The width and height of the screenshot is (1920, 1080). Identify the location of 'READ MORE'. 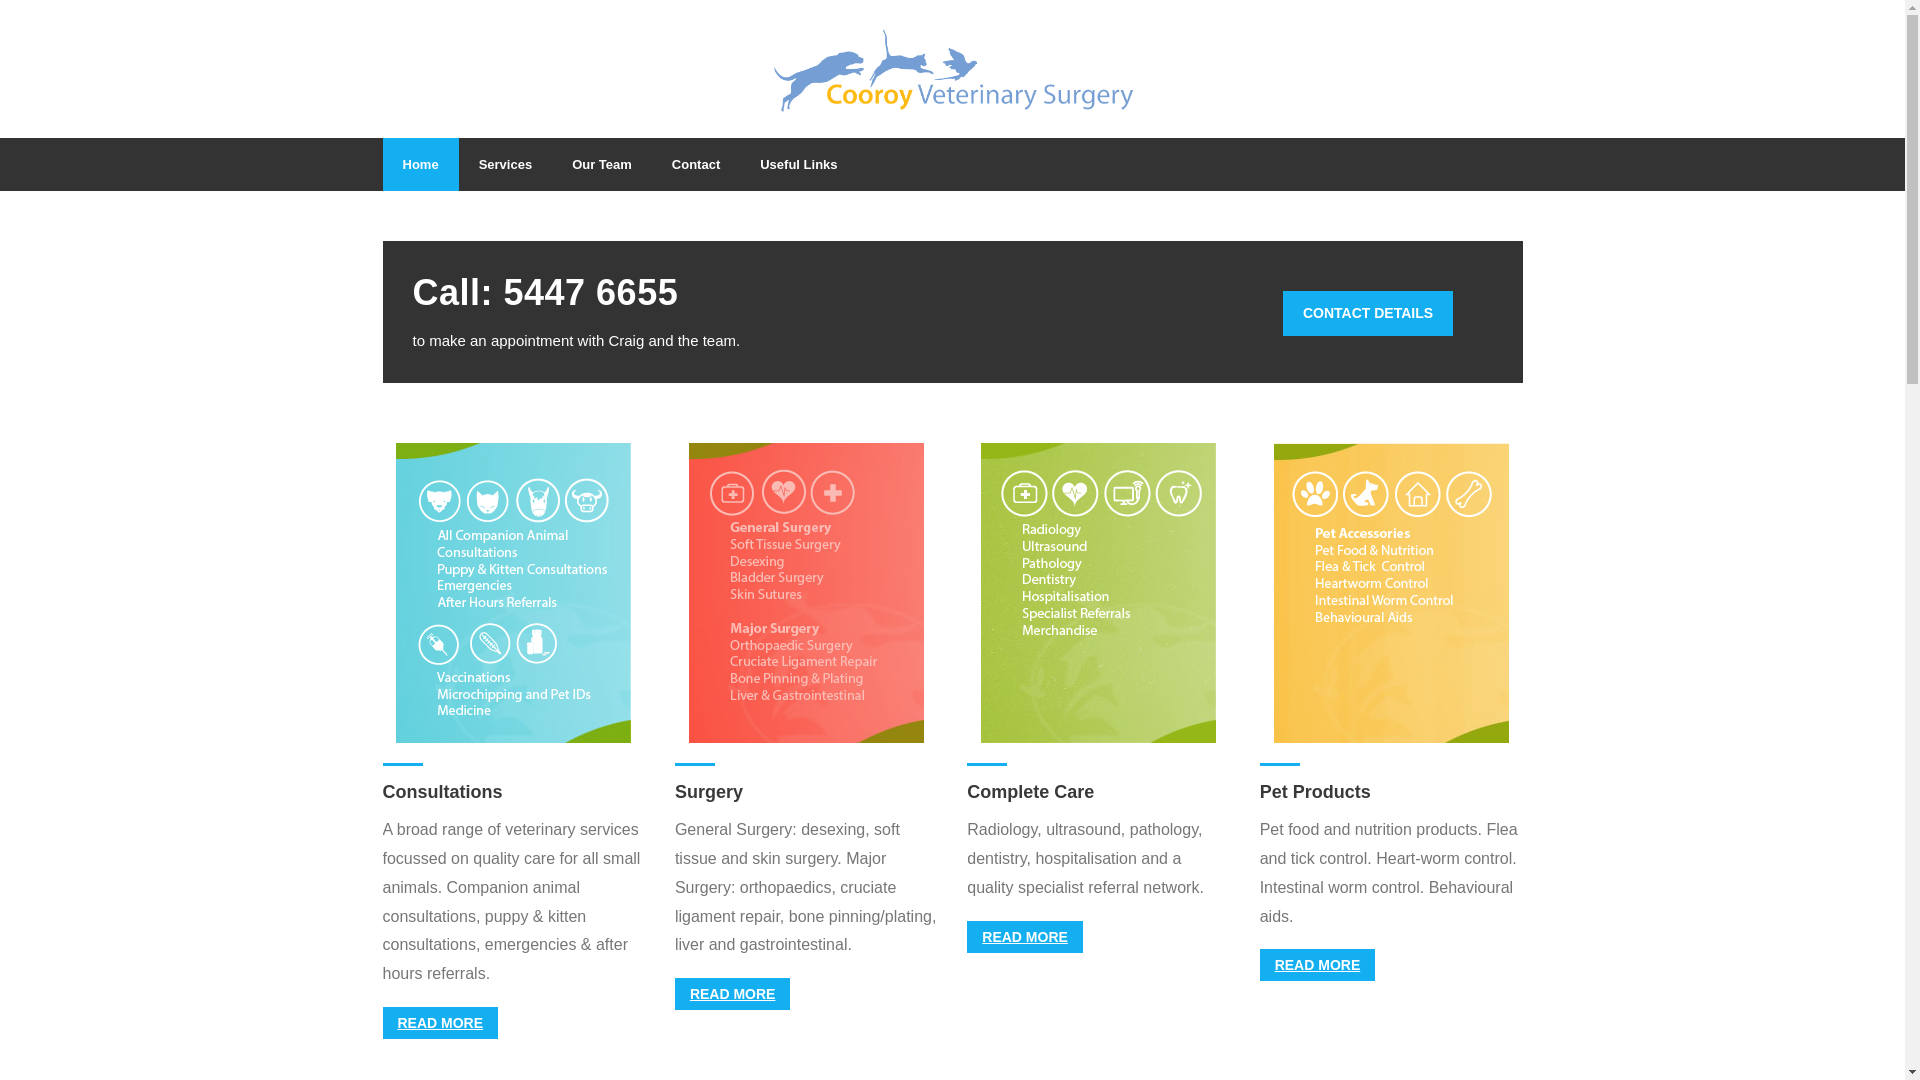
(439, 1022).